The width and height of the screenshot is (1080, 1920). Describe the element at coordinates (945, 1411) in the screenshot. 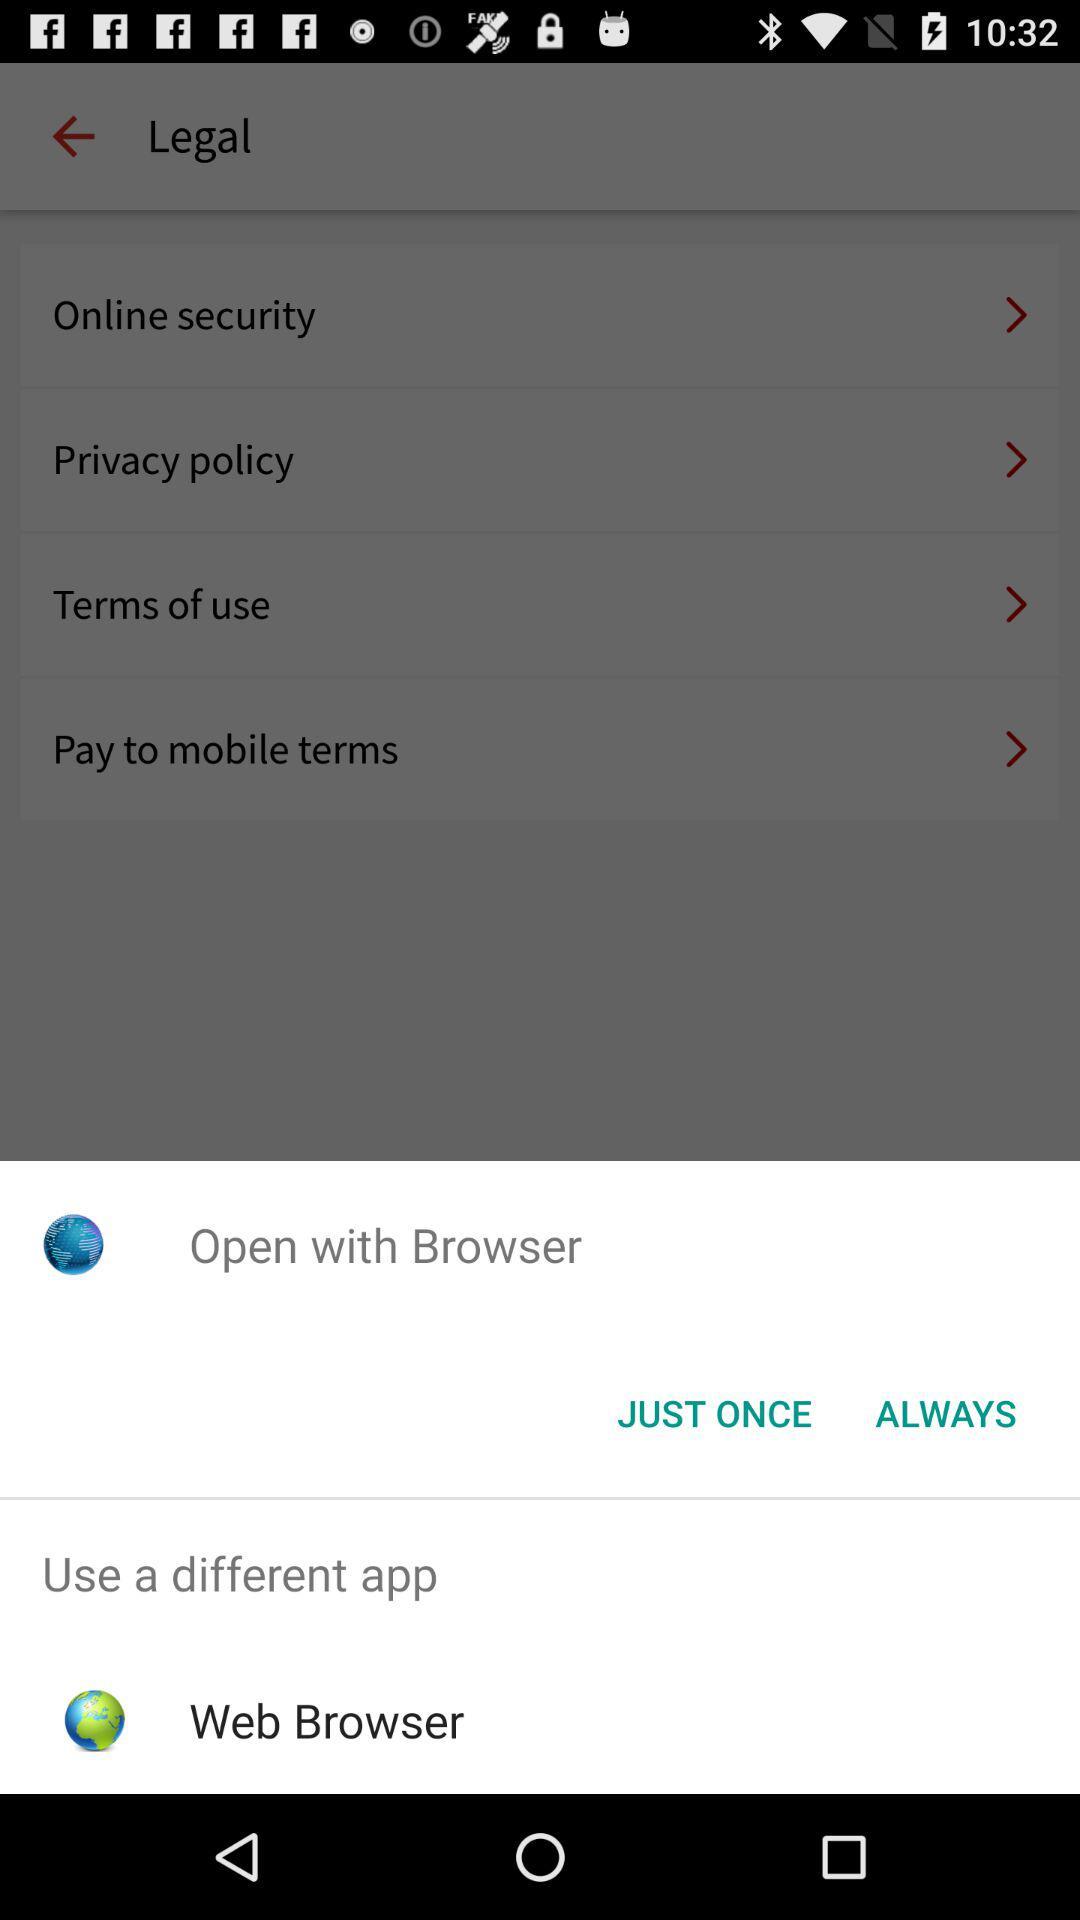

I see `the button next to just once button` at that location.